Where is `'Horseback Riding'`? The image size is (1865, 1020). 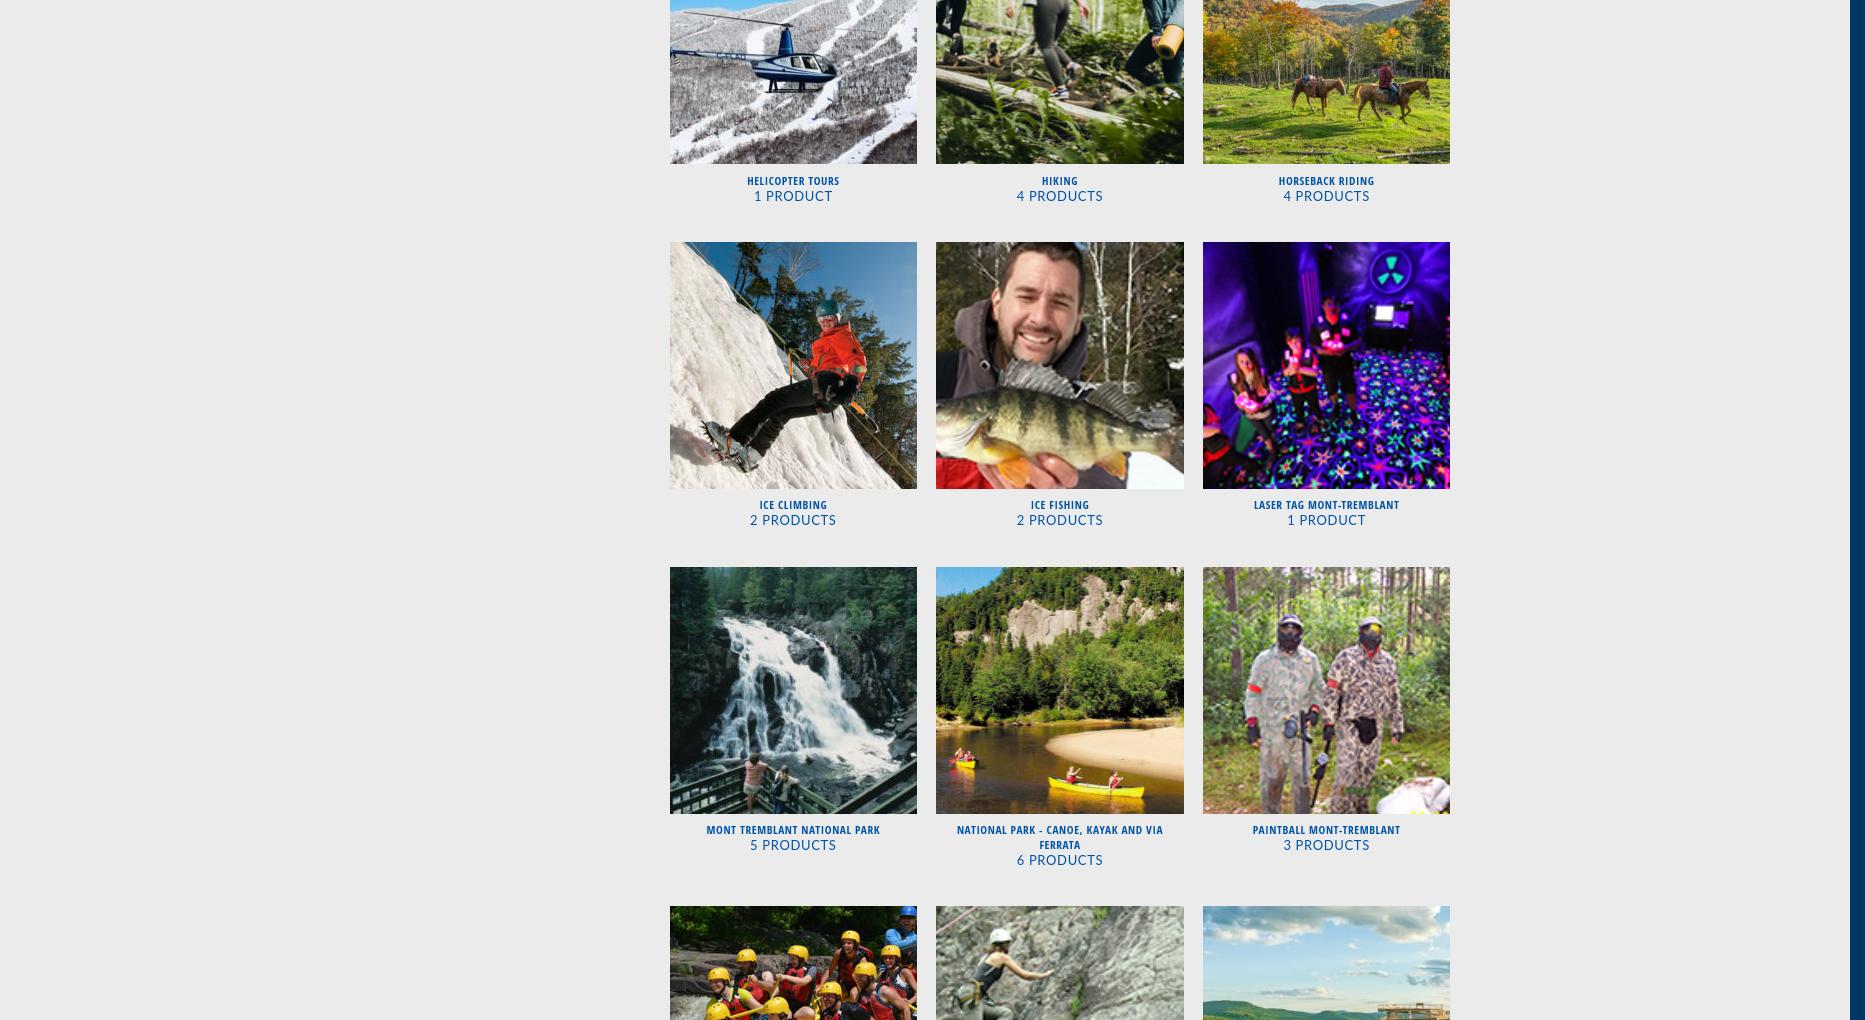 'Horseback Riding' is located at coordinates (1325, 178).